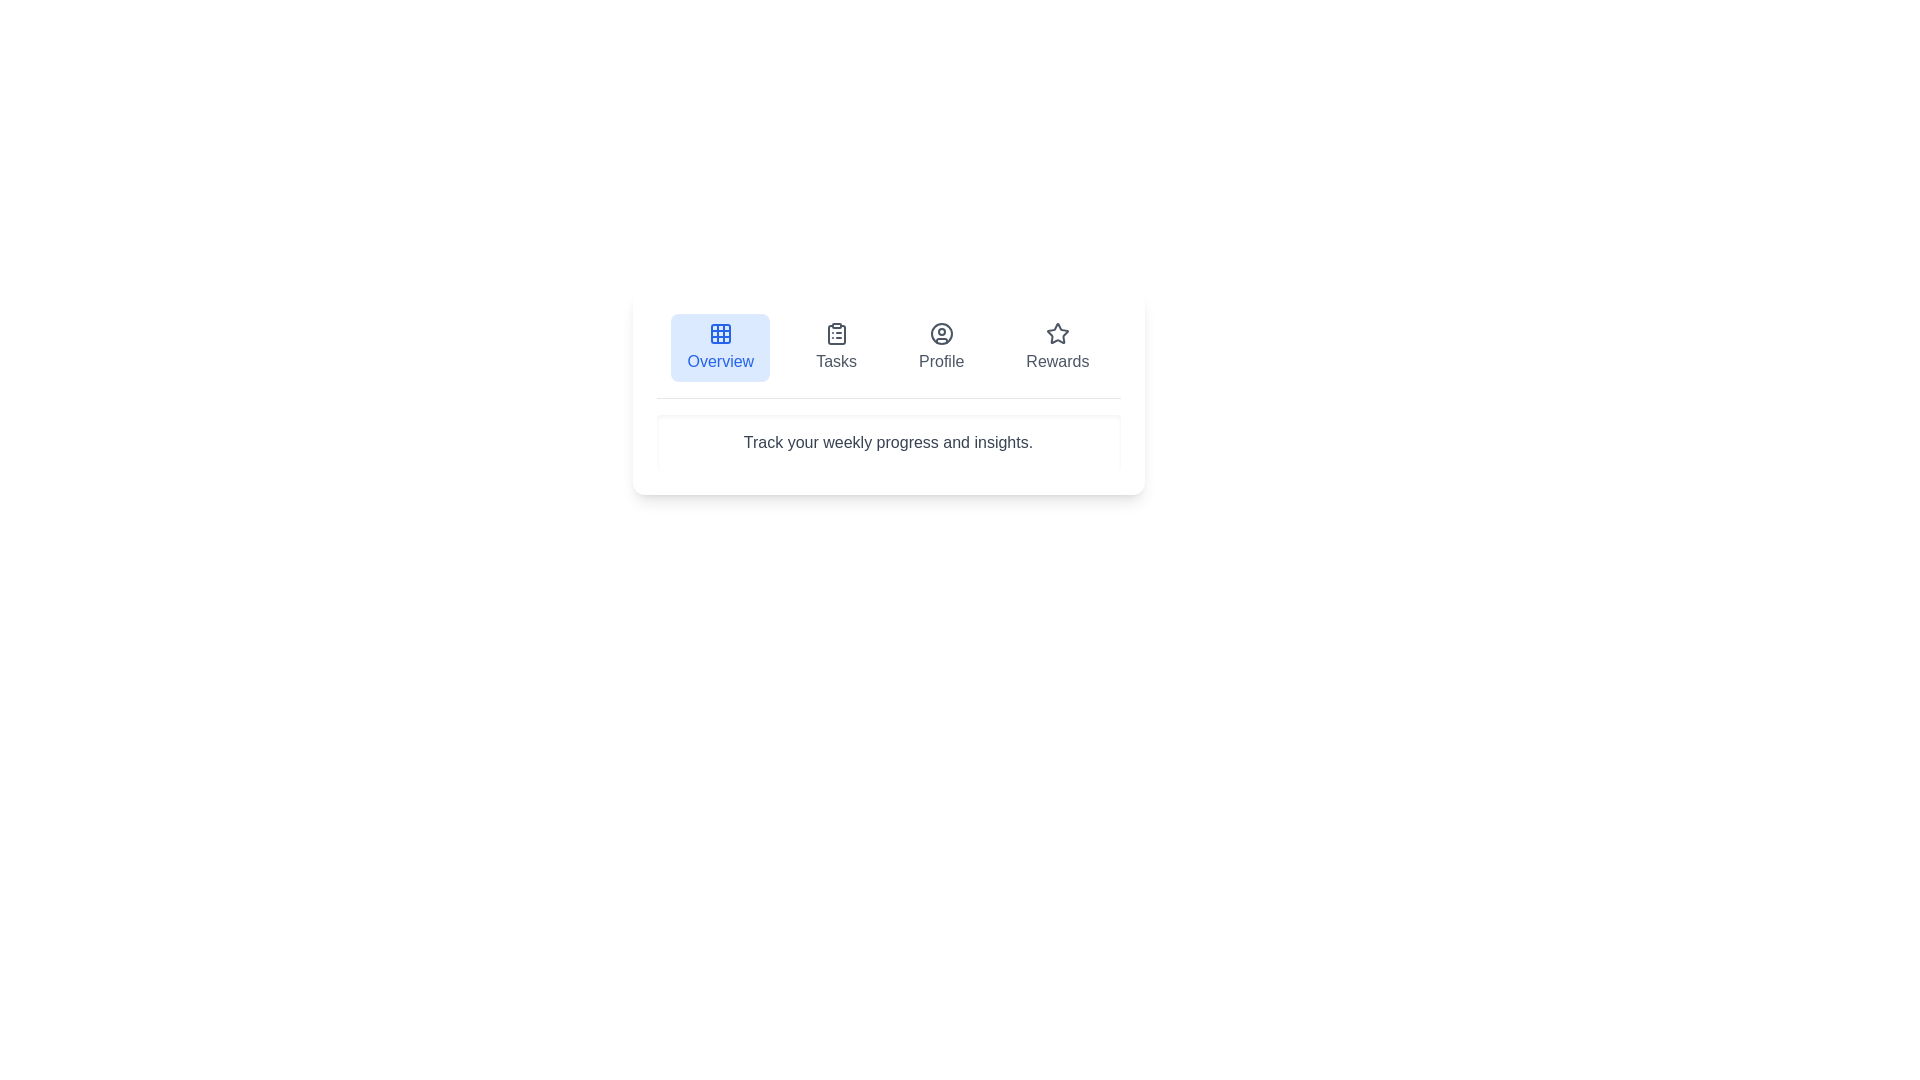  What do you see at coordinates (1056, 346) in the screenshot?
I see `the 'Rewards' navigation button located on the far right of the horizontal menu` at bounding box center [1056, 346].